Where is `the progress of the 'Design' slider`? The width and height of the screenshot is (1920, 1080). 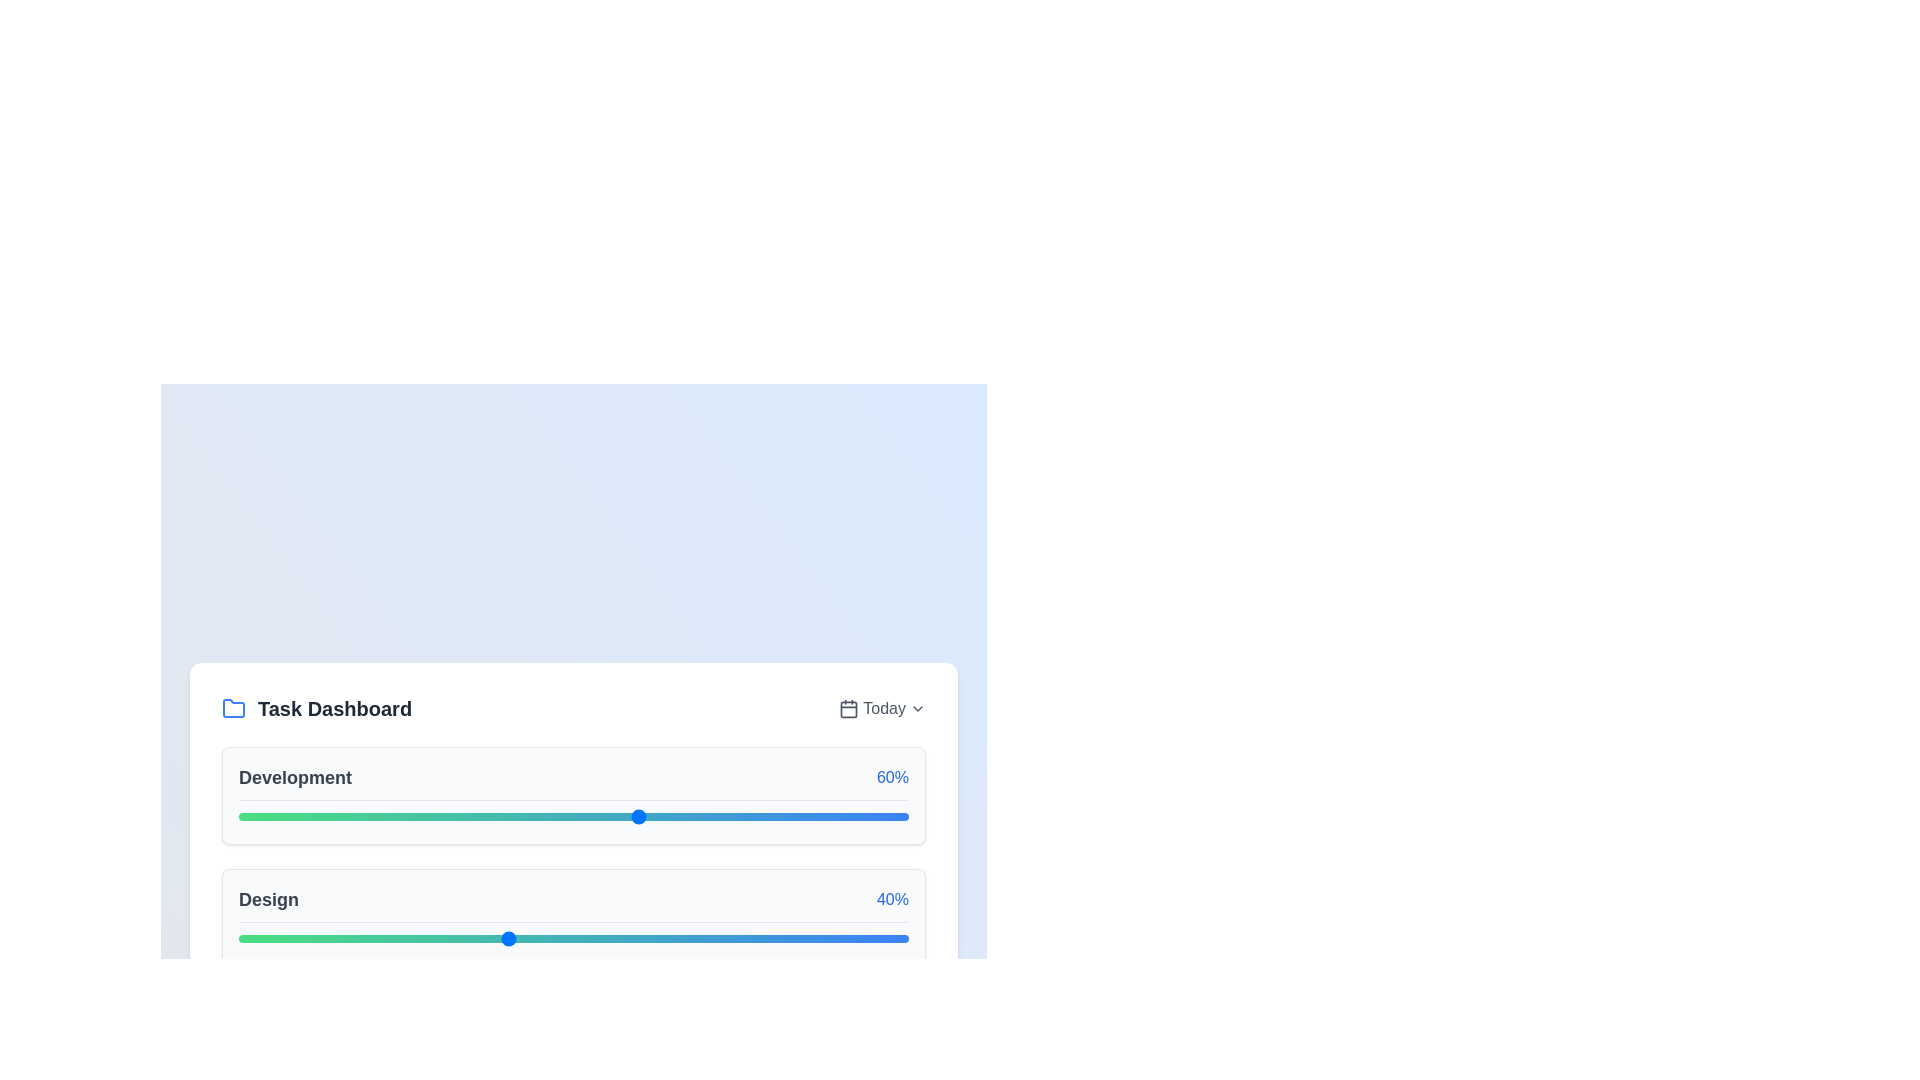 the progress of the 'Design' slider is located at coordinates (346, 938).